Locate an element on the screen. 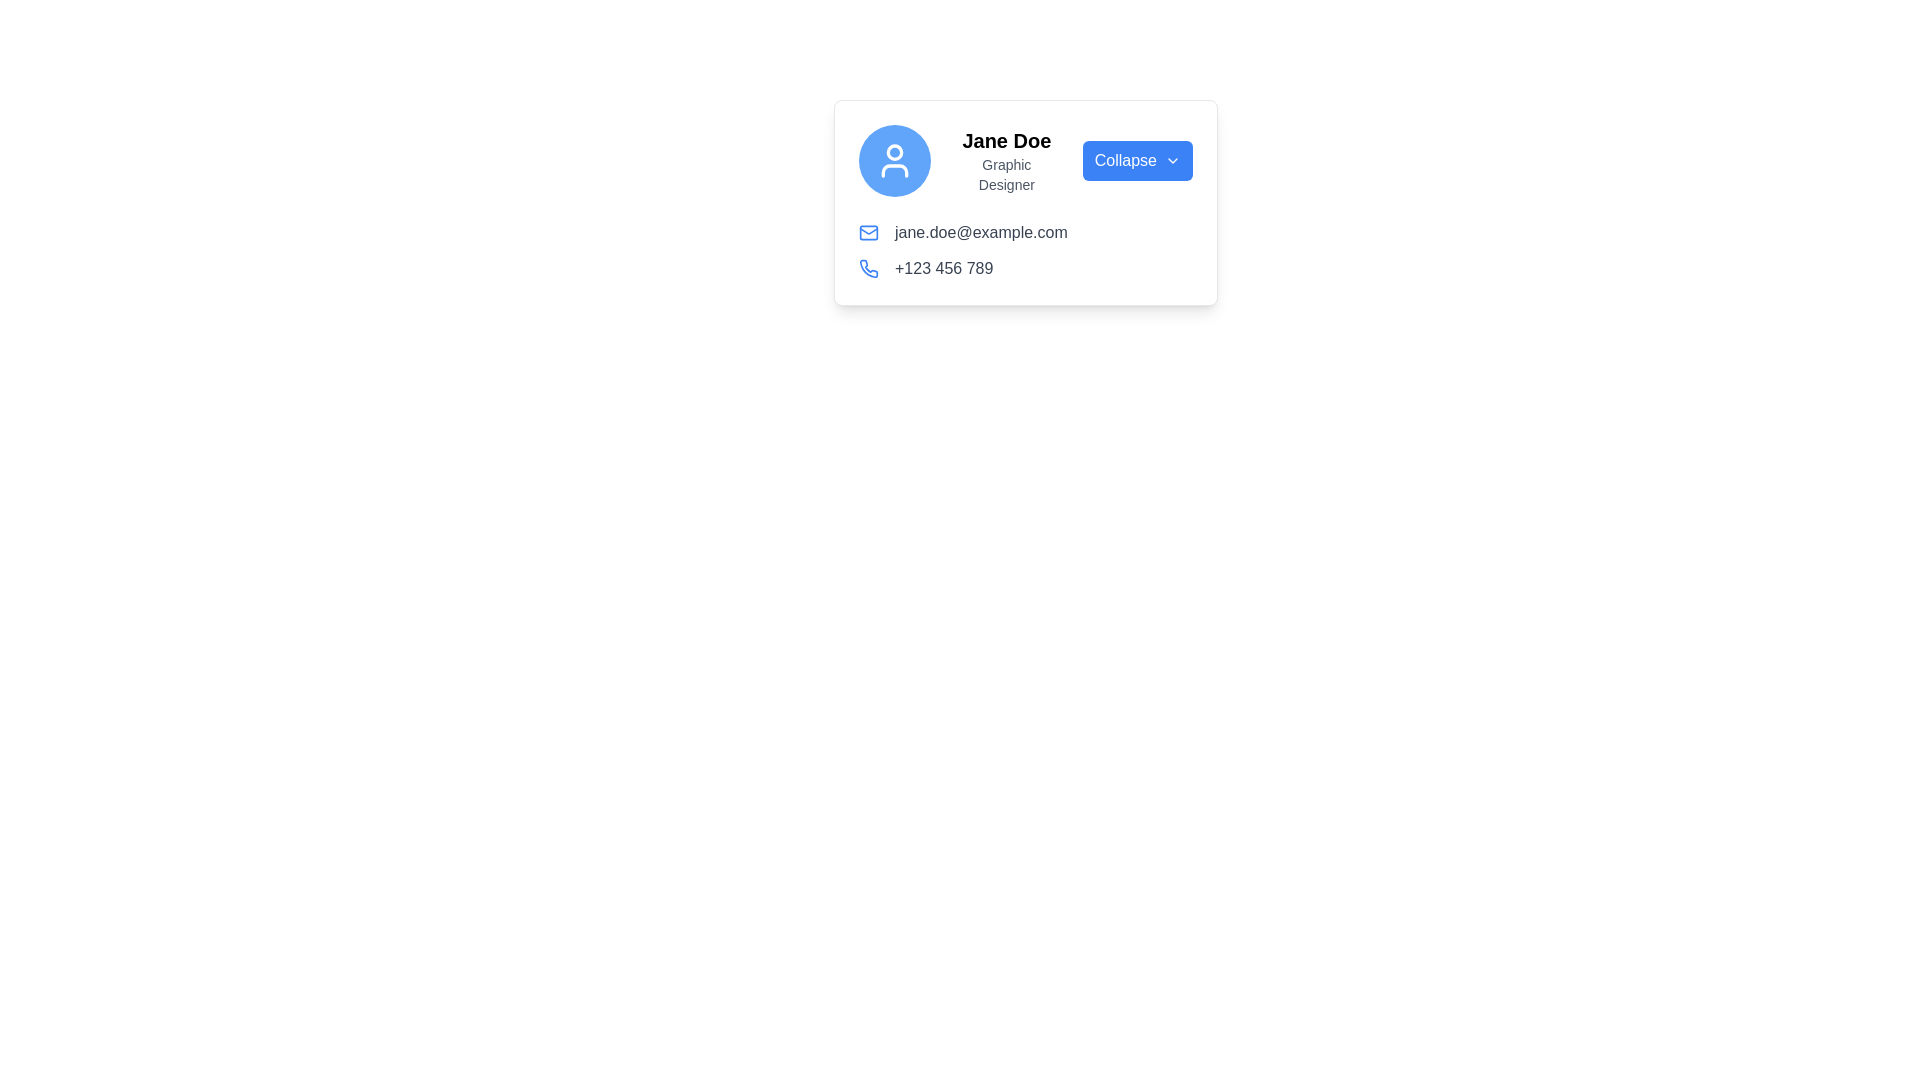 The height and width of the screenshot is (1080, 1920). the blue phone icon located to the left of the phone number '+123 456 789' in the contact details section of the user profile card is located at coordinates (868, 268).